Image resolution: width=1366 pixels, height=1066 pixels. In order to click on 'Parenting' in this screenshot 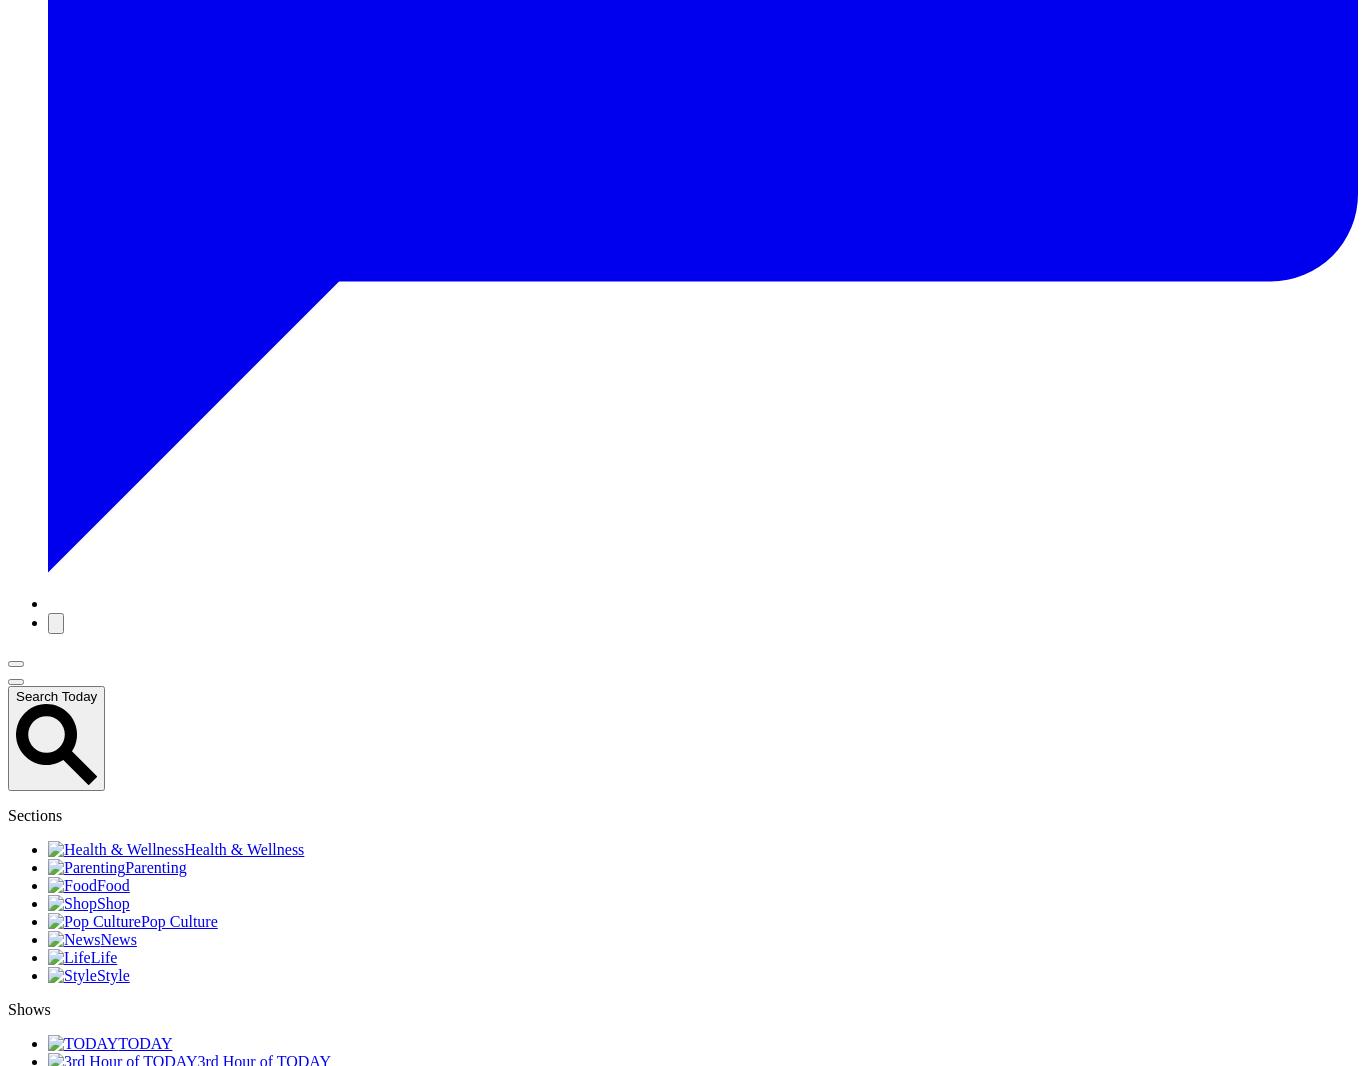, I will do `click(154, 867)`.